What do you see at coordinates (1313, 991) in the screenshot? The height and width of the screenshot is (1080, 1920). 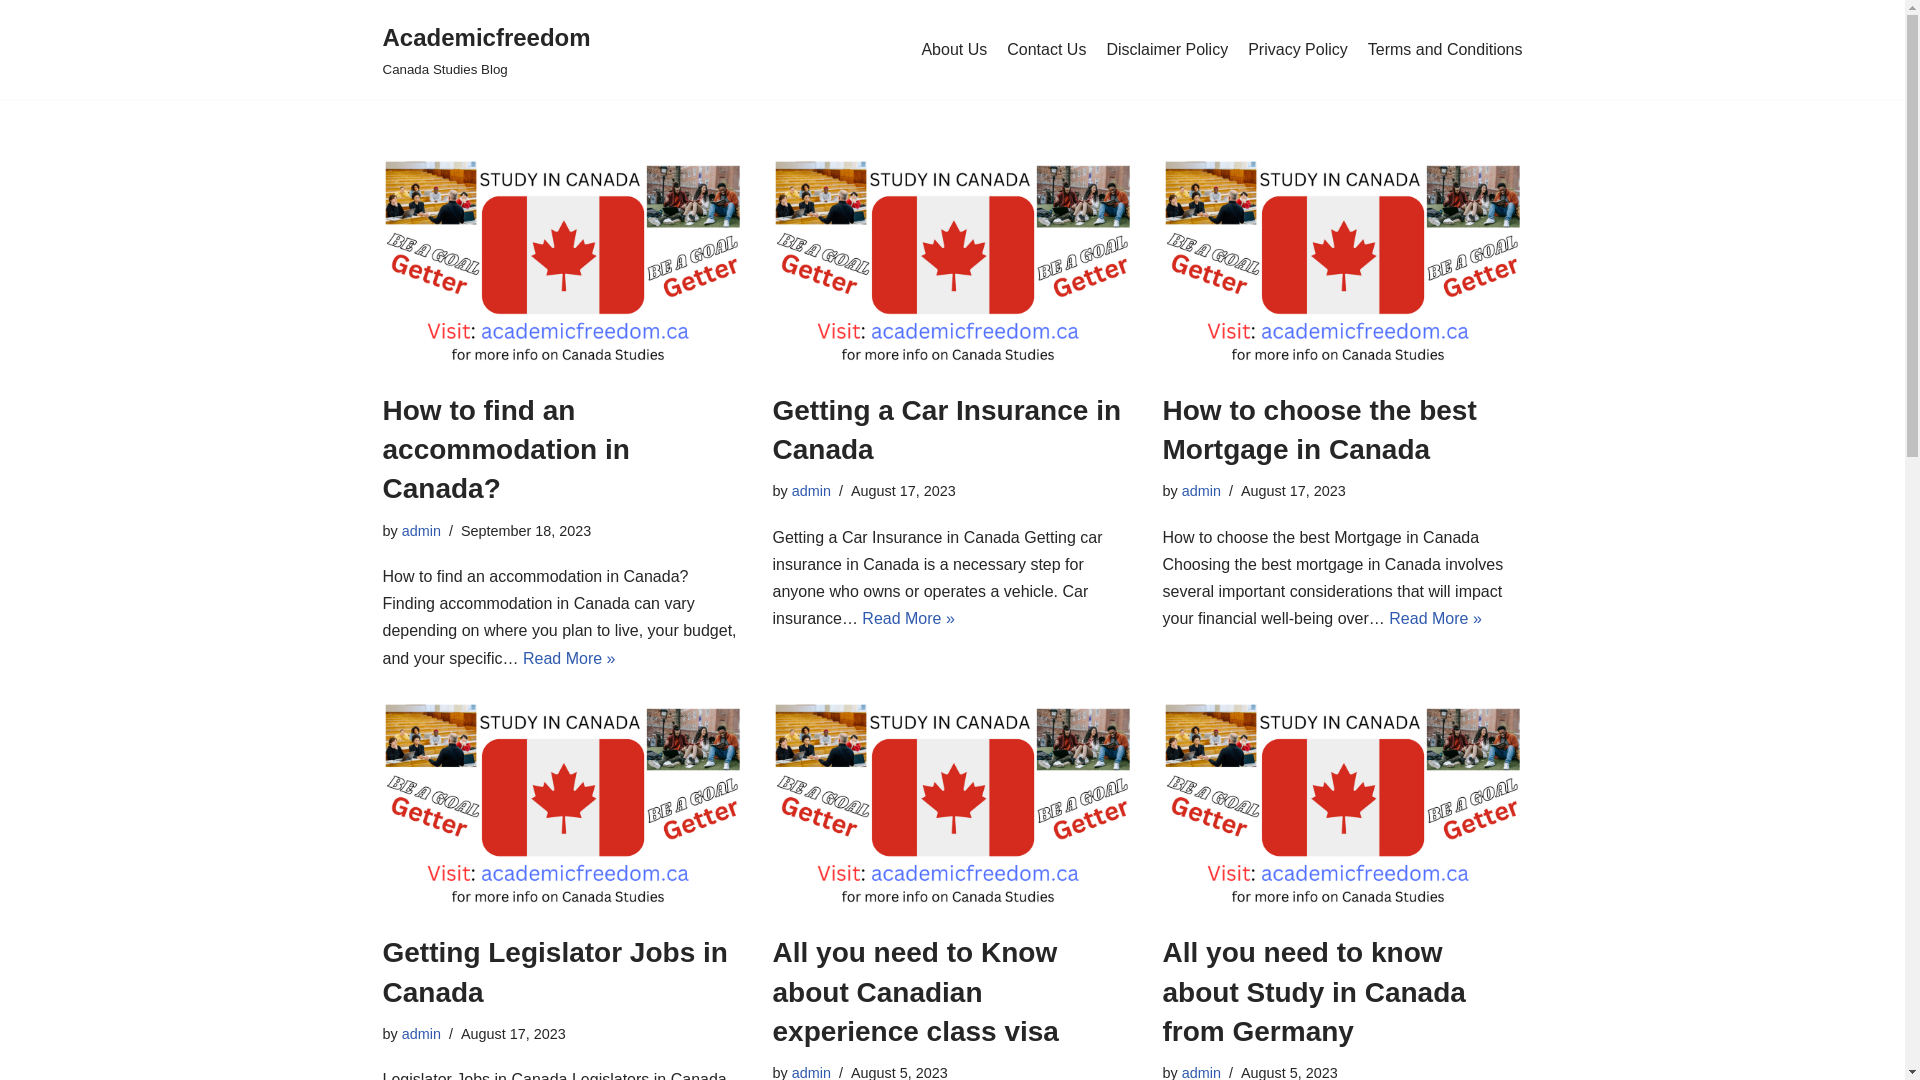 I see `'All you need to know about Study in Canada from Germany'` at bounding box center [1313, 991].